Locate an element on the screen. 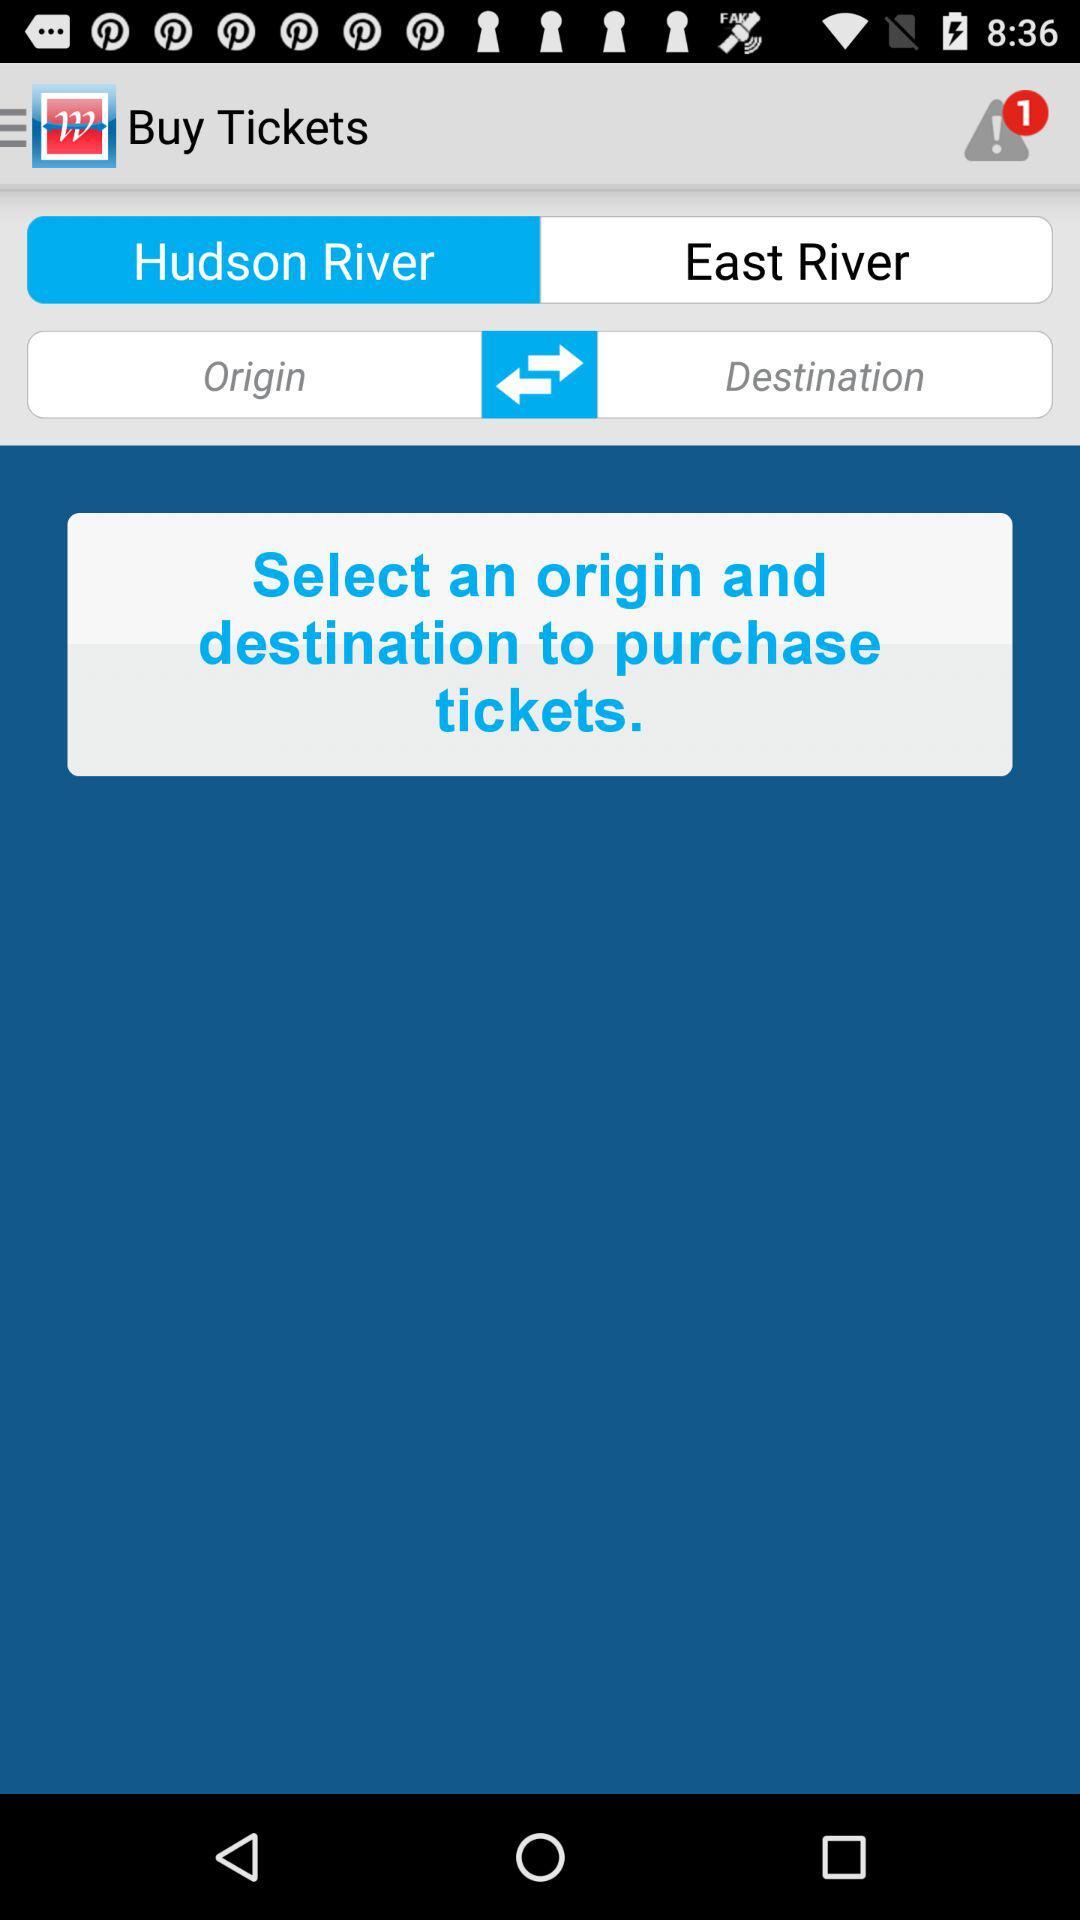  the swap icon is located at coordinates (538, 400).